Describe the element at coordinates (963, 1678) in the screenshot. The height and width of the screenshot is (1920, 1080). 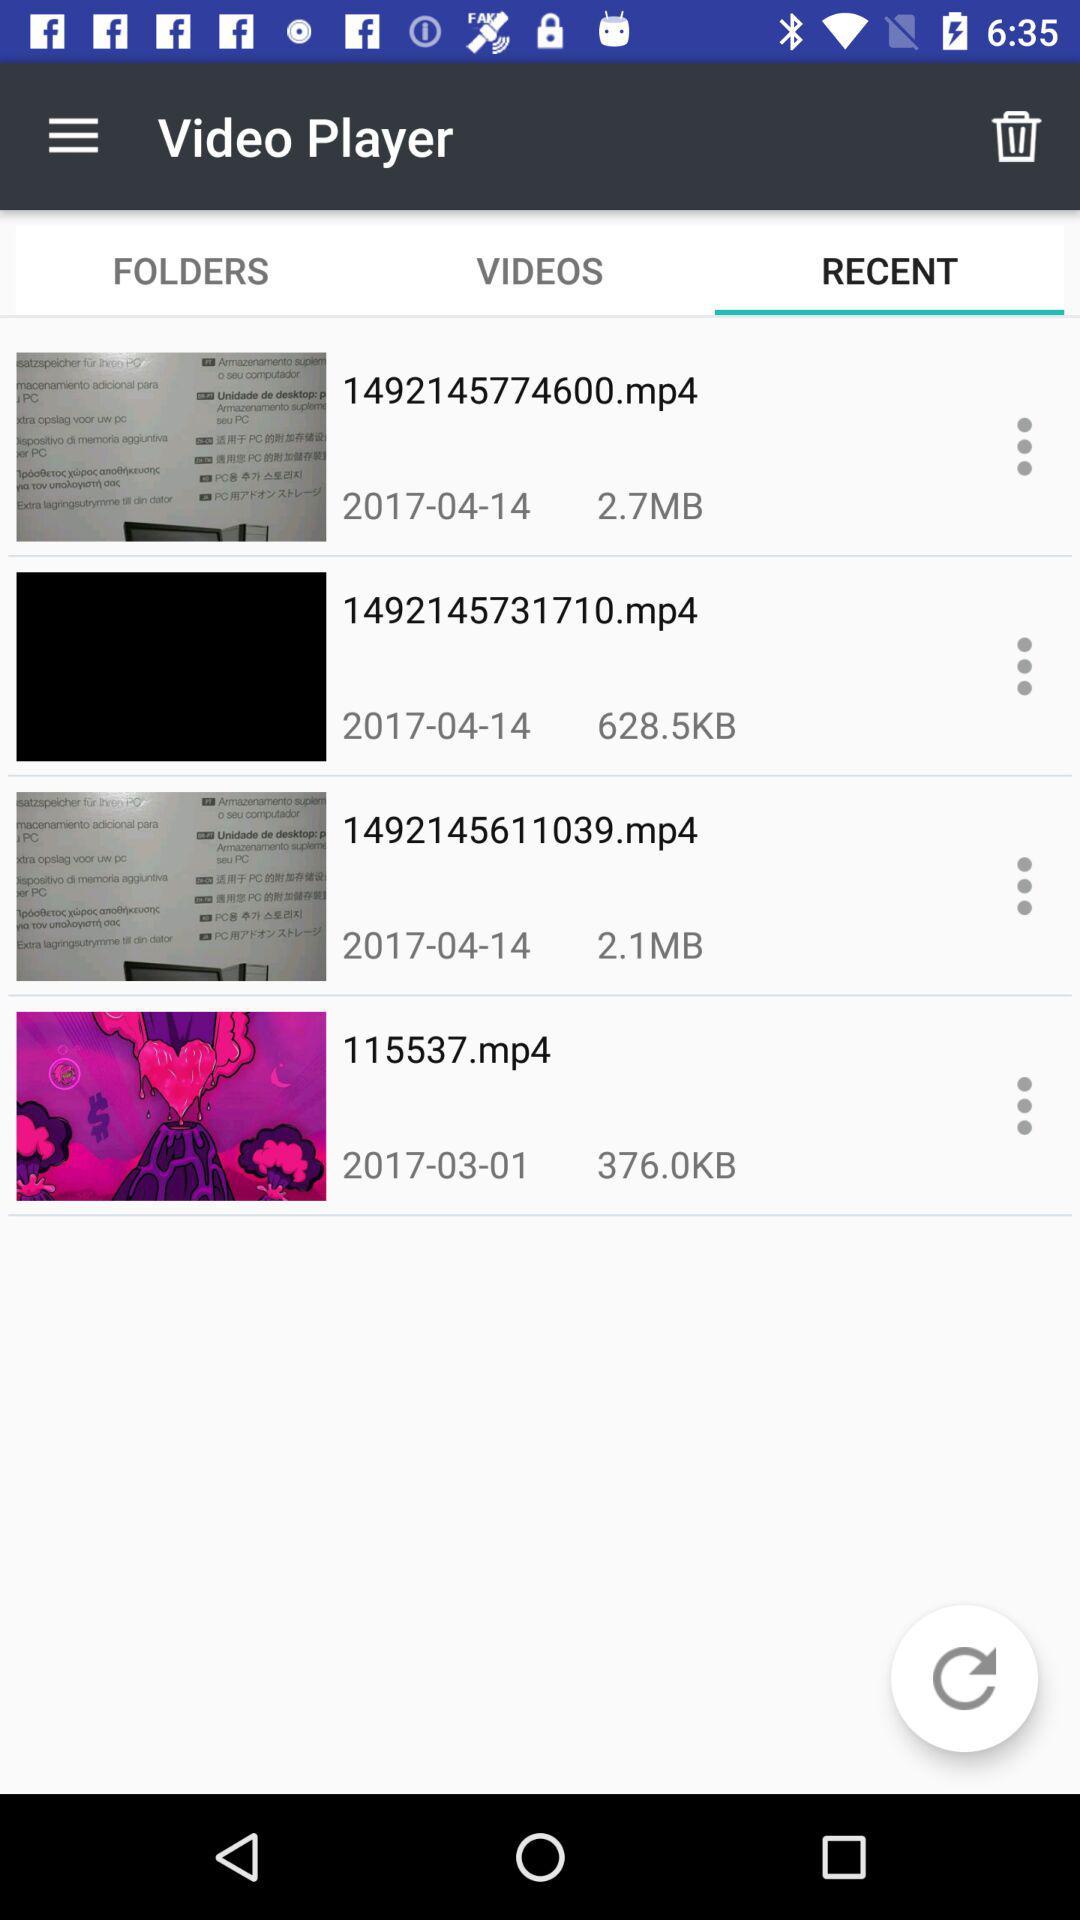
I see `next page` at that location.